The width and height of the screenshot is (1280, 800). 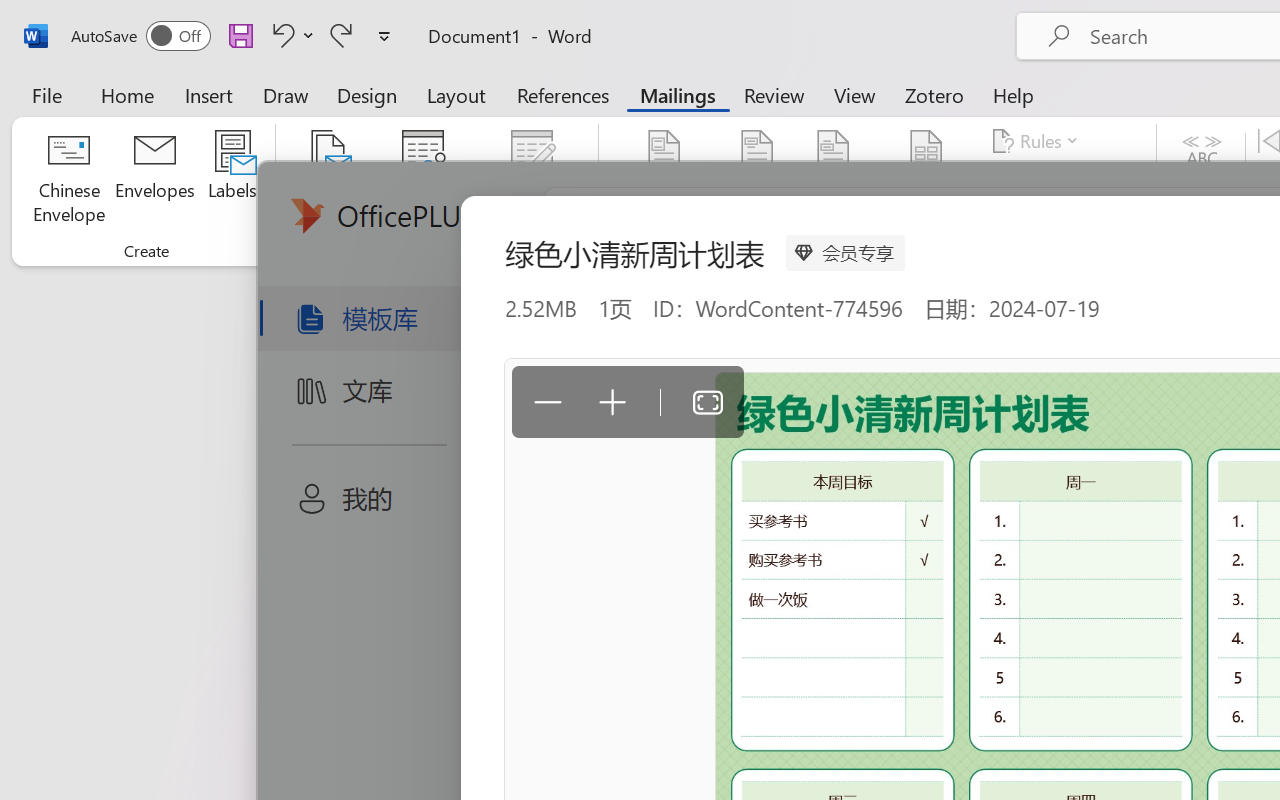 What do you see at coordinates (279, 34) in the screenshot?
I see `'Undo Apply Quick Style Set'` at bounding box center [279, 34].